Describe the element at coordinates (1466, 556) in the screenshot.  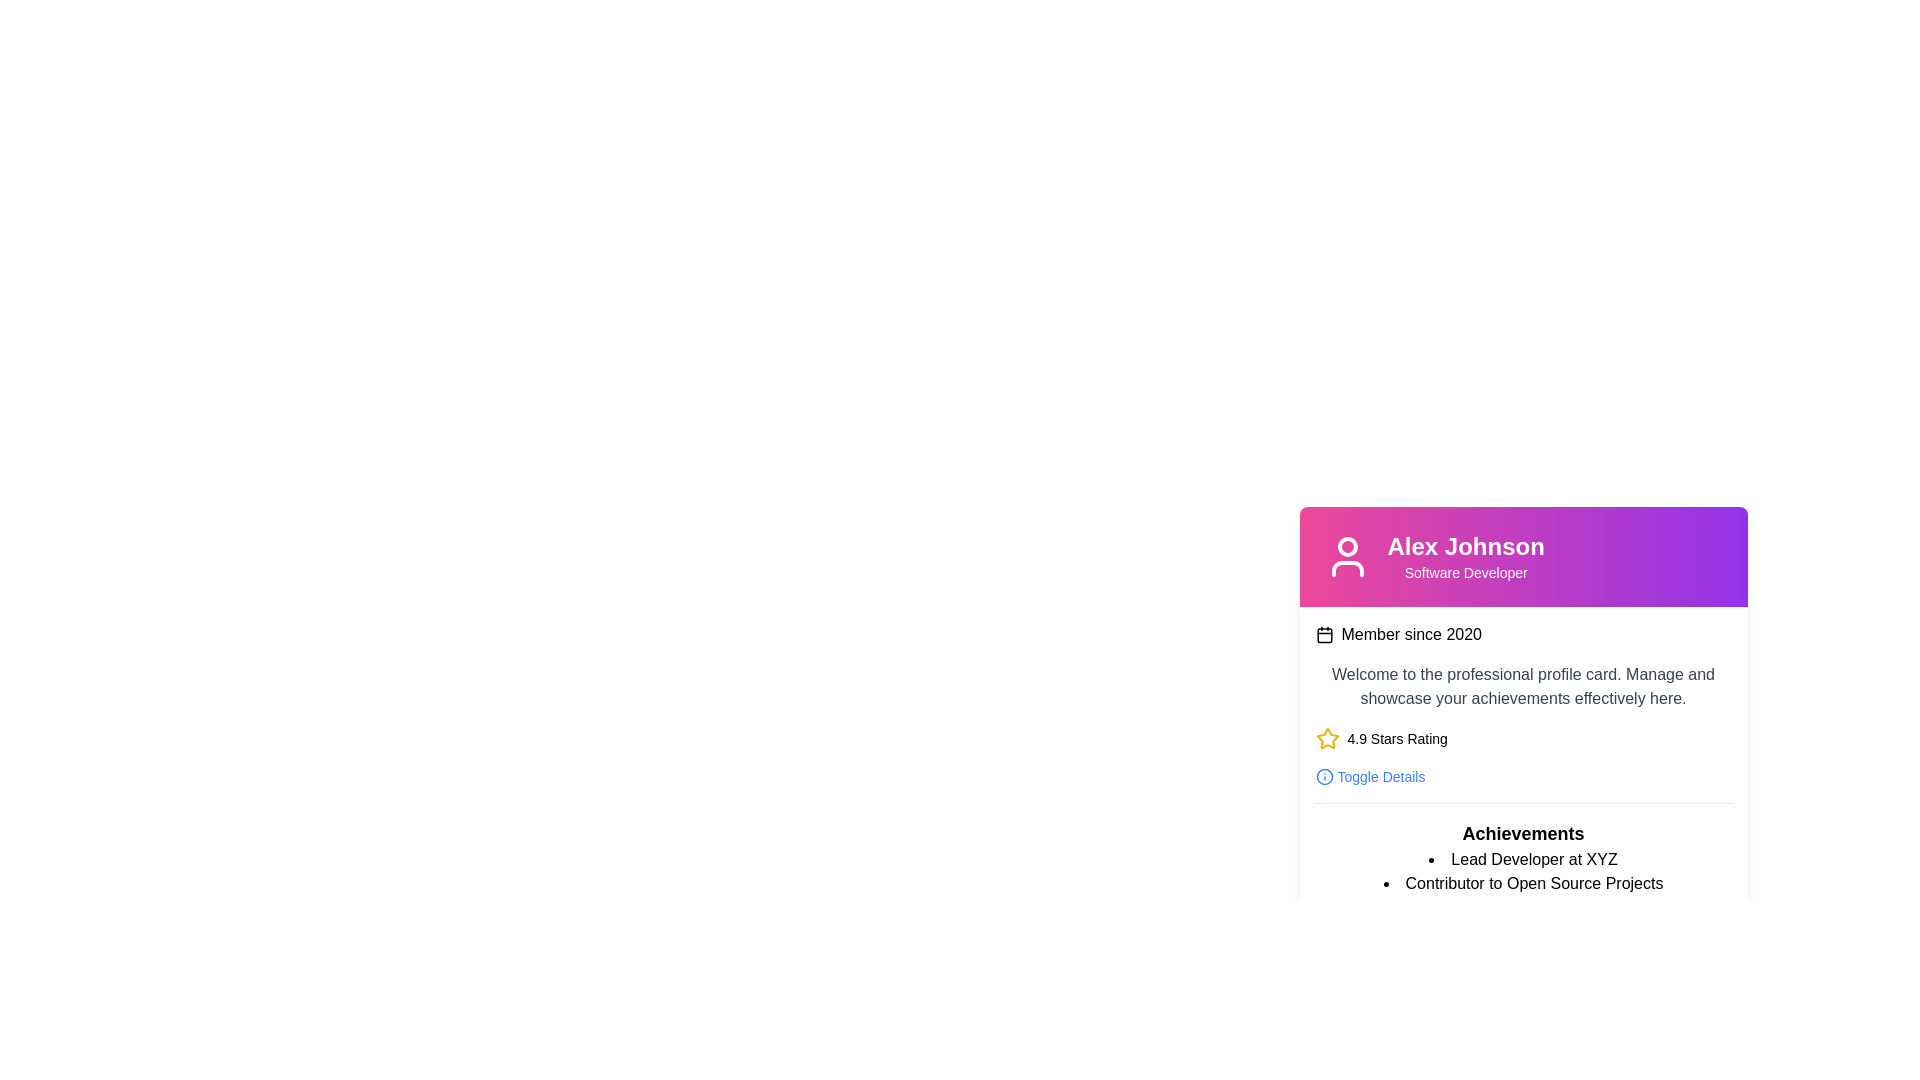
I see `the Text Display element that shows 'Alex Johnson' in bold, extra-large font and 'Software Developer' in smaller font for accessibility` at that location.